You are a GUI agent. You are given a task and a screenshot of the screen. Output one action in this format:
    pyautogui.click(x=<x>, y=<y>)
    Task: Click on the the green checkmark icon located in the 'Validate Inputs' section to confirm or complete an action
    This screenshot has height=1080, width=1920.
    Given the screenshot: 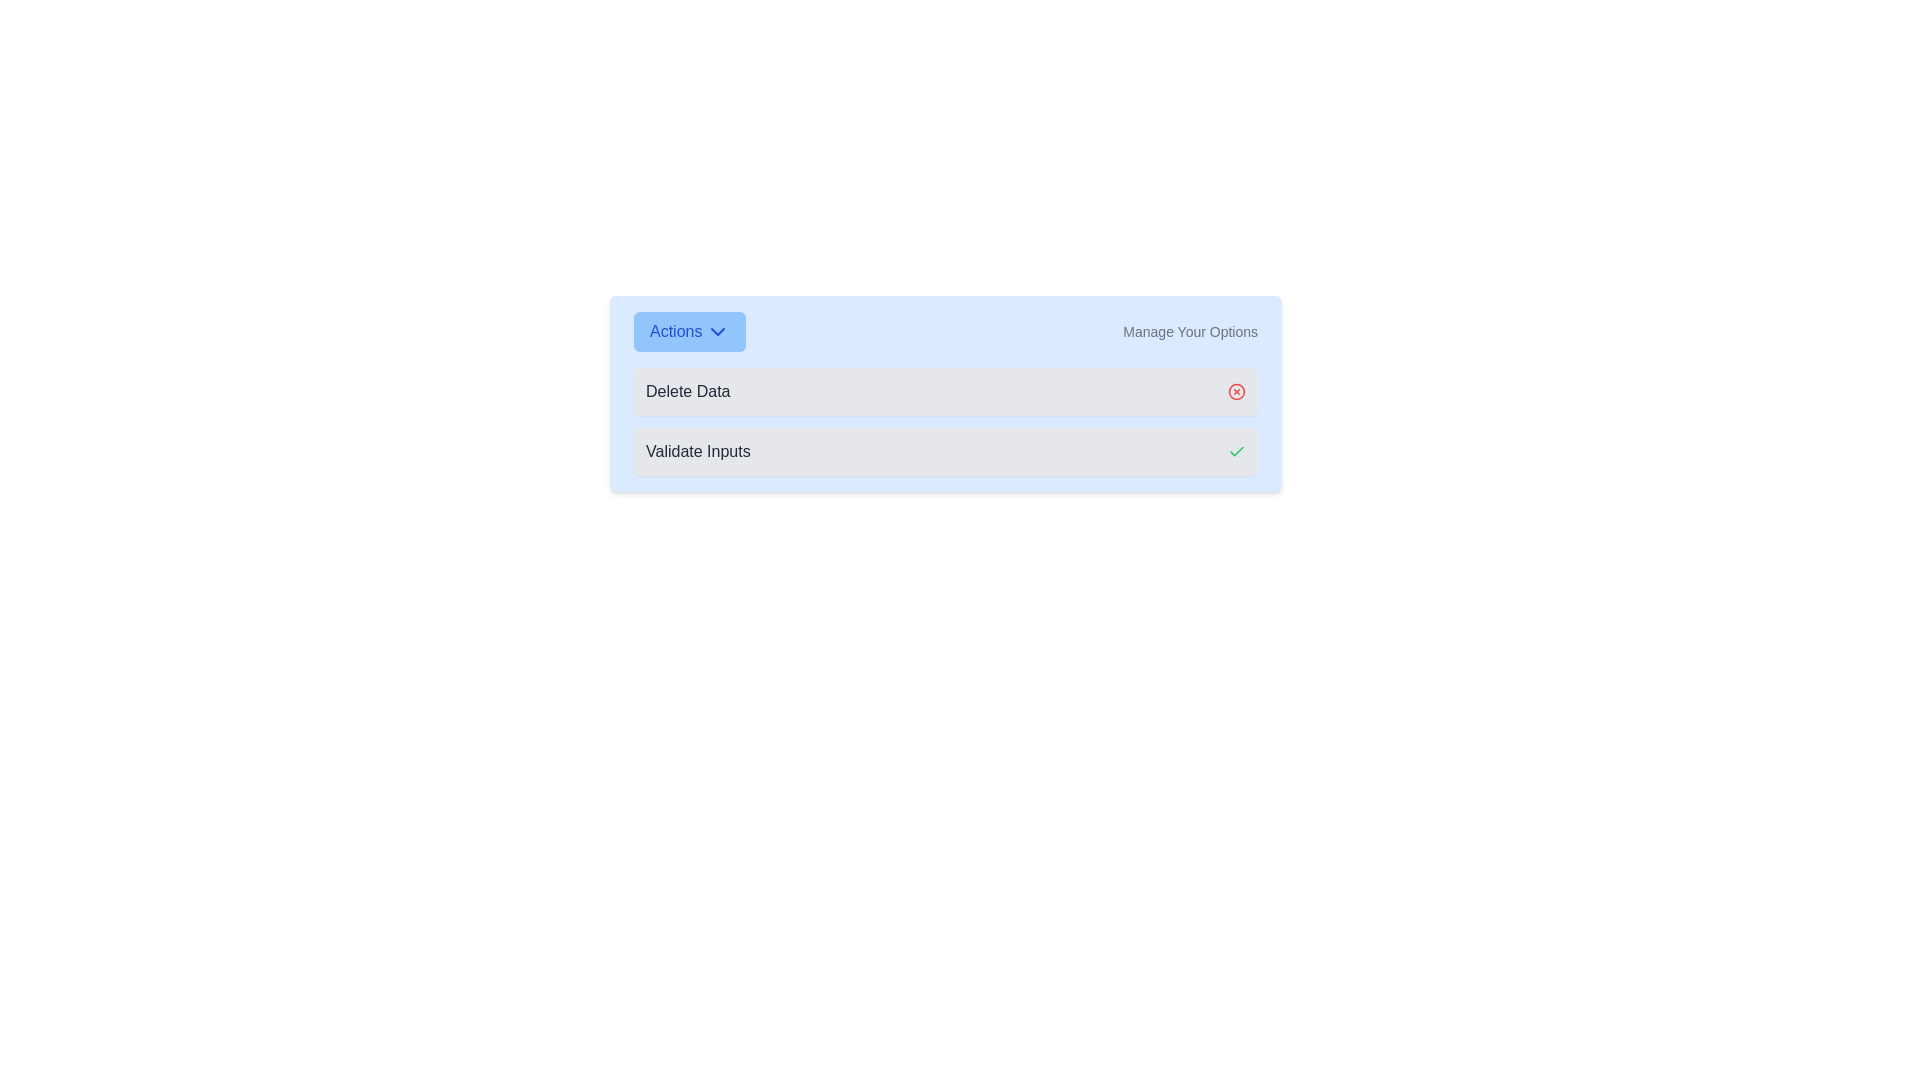 What is the action you would take?
    pyautogui.click(x=1236, y=451)
    